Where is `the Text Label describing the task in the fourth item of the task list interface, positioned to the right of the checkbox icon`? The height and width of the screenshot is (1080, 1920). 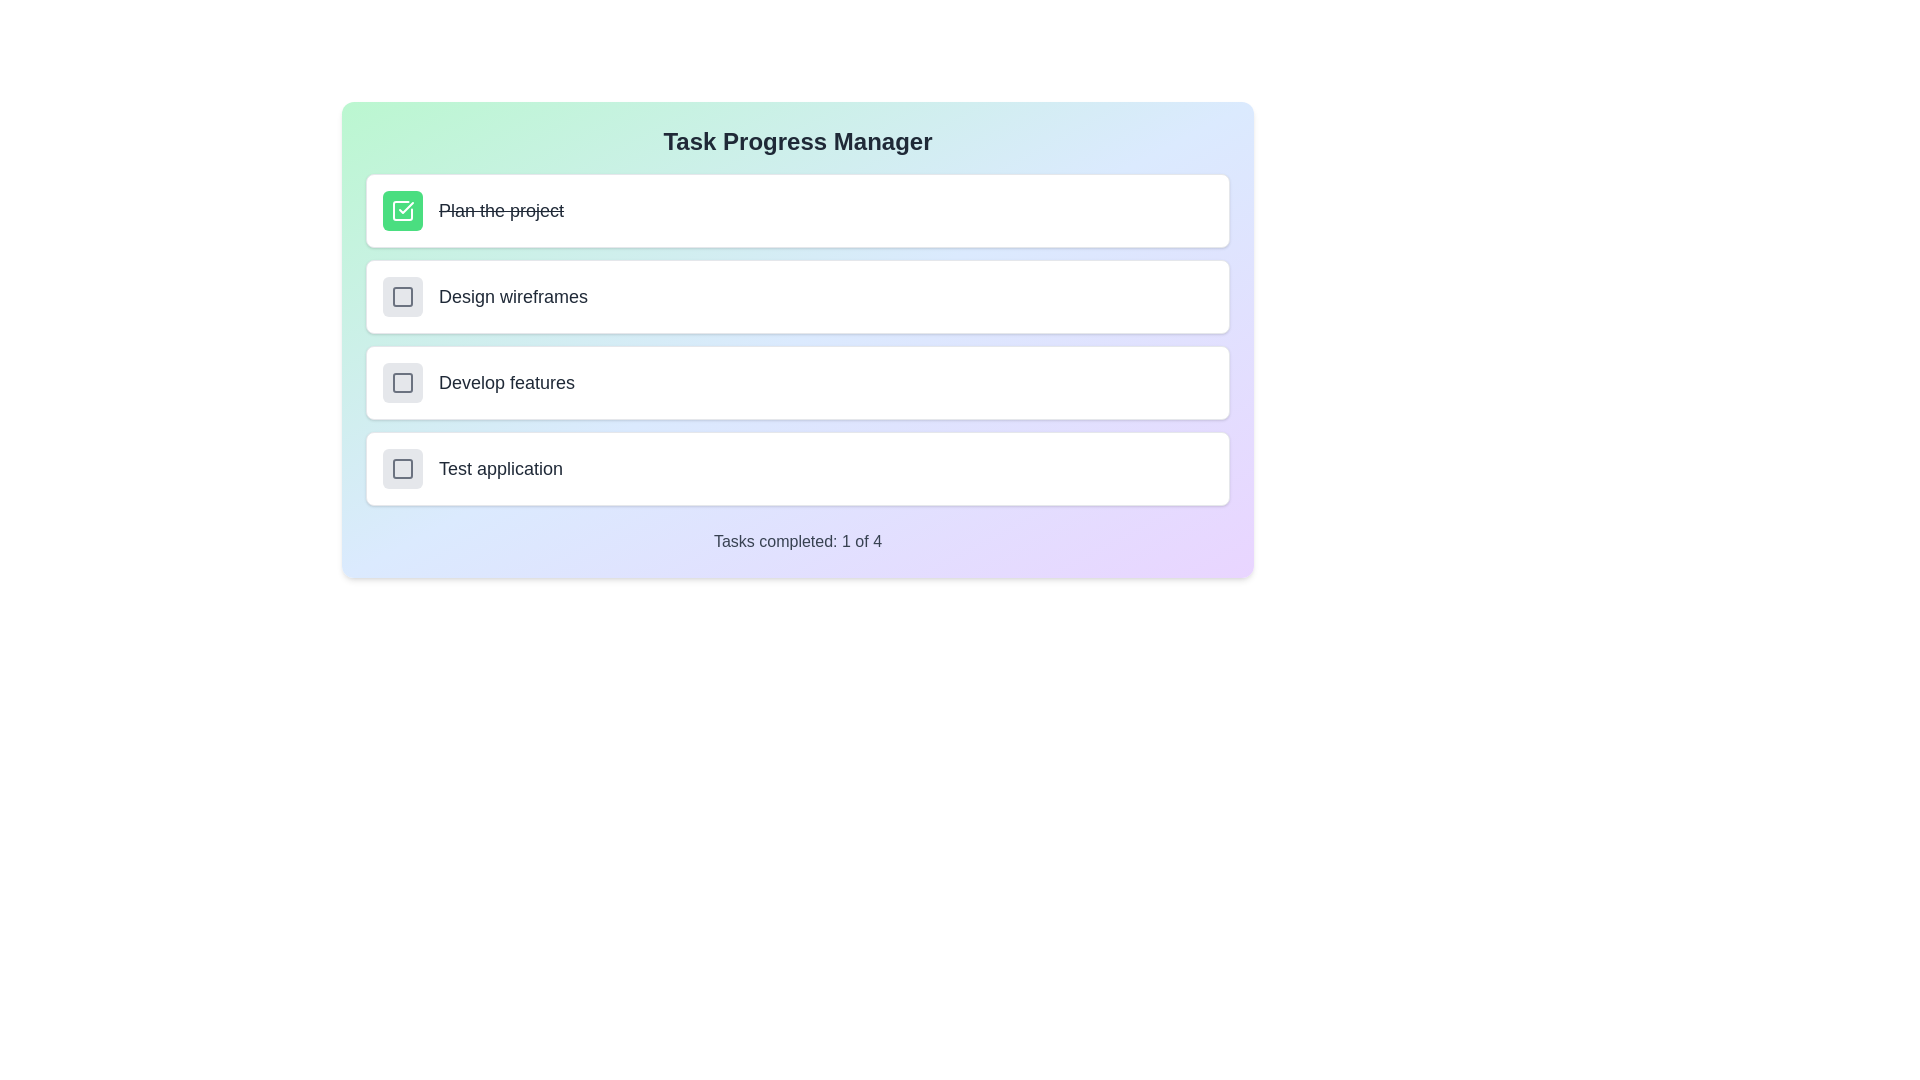 the Text Label describing the task in the fourth item of the task list interface, positioned to the right of the checkbox icon is located at coordinates (501, 469).